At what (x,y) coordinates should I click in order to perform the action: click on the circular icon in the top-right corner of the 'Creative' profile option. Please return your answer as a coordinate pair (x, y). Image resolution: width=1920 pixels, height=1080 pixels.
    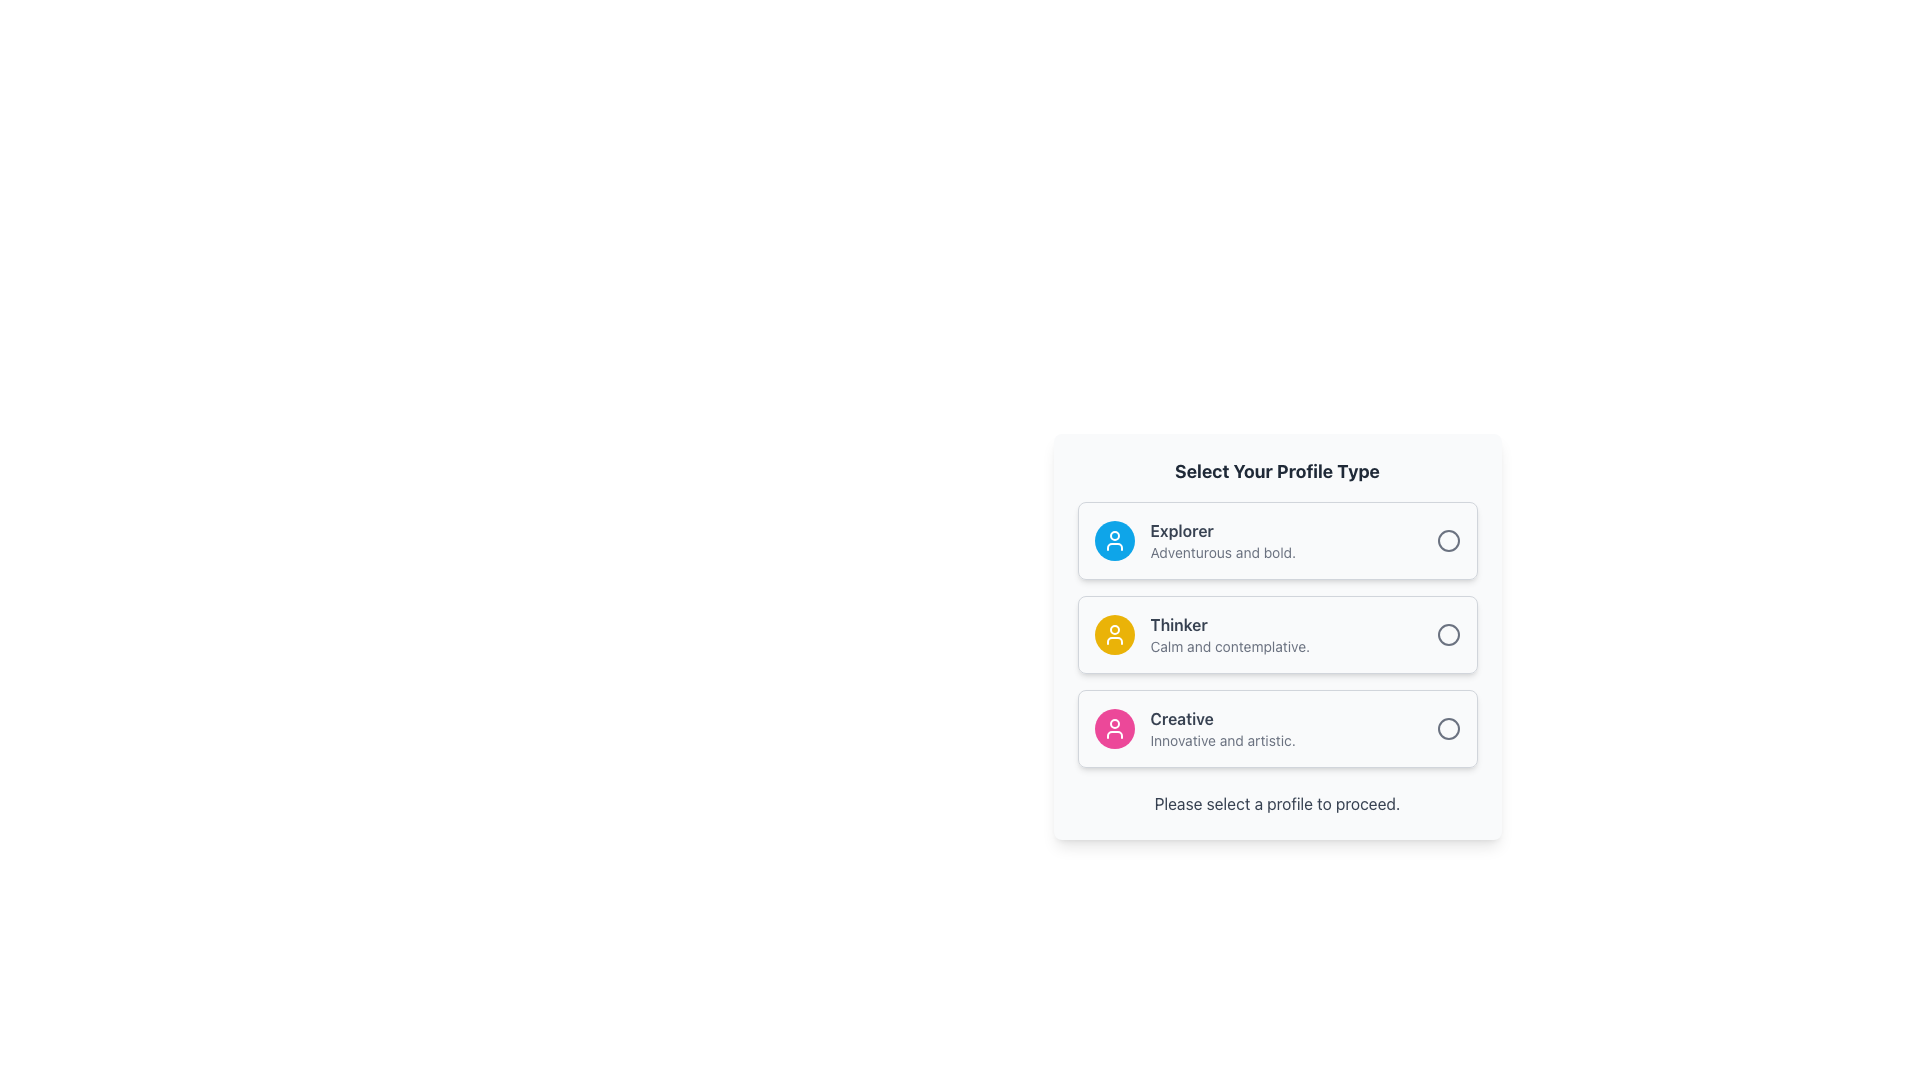
    Looking at the image, I should click on (1448, 729).